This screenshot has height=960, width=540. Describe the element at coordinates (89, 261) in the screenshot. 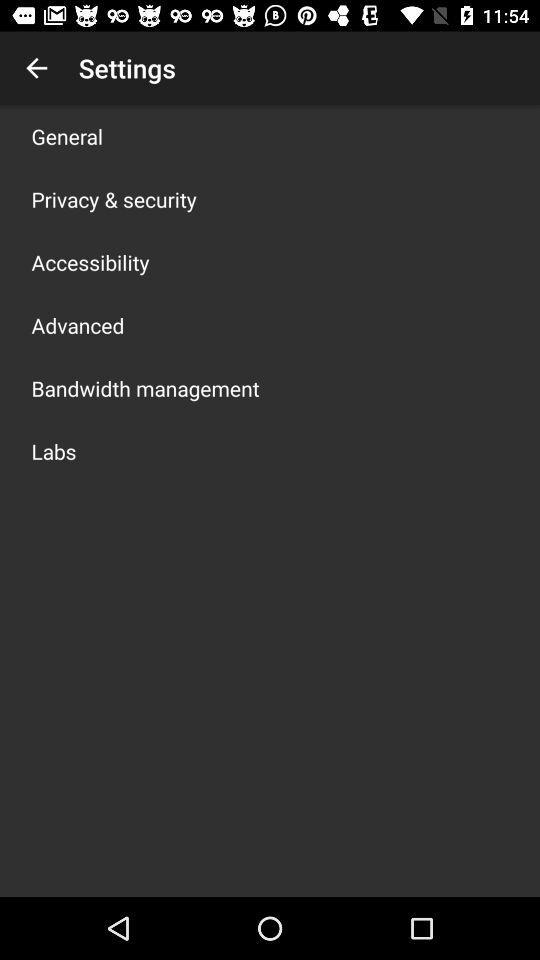

I see `the icon below privacy & security app` at that location.